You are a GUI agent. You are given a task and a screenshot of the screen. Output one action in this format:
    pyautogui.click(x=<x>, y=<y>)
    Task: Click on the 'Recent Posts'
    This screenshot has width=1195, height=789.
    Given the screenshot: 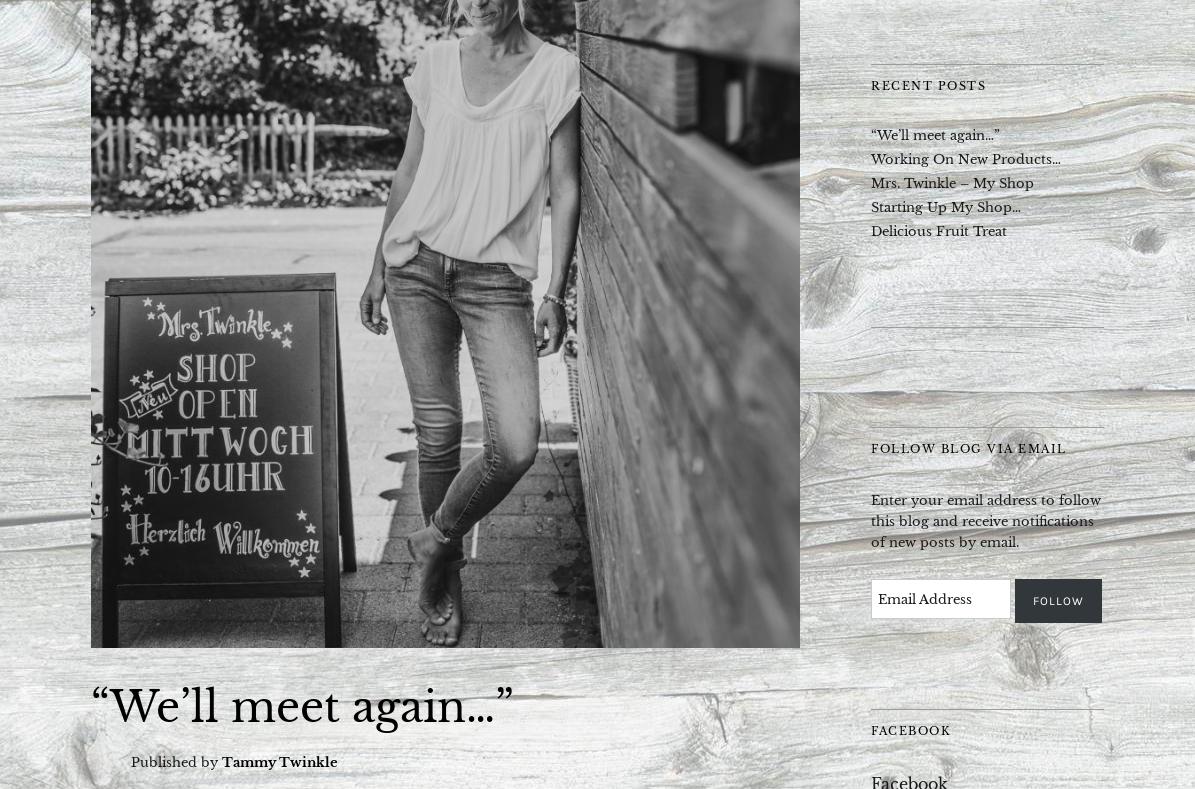 What is the action you would take?
    pyautogui.click(x=927, y=86)
    